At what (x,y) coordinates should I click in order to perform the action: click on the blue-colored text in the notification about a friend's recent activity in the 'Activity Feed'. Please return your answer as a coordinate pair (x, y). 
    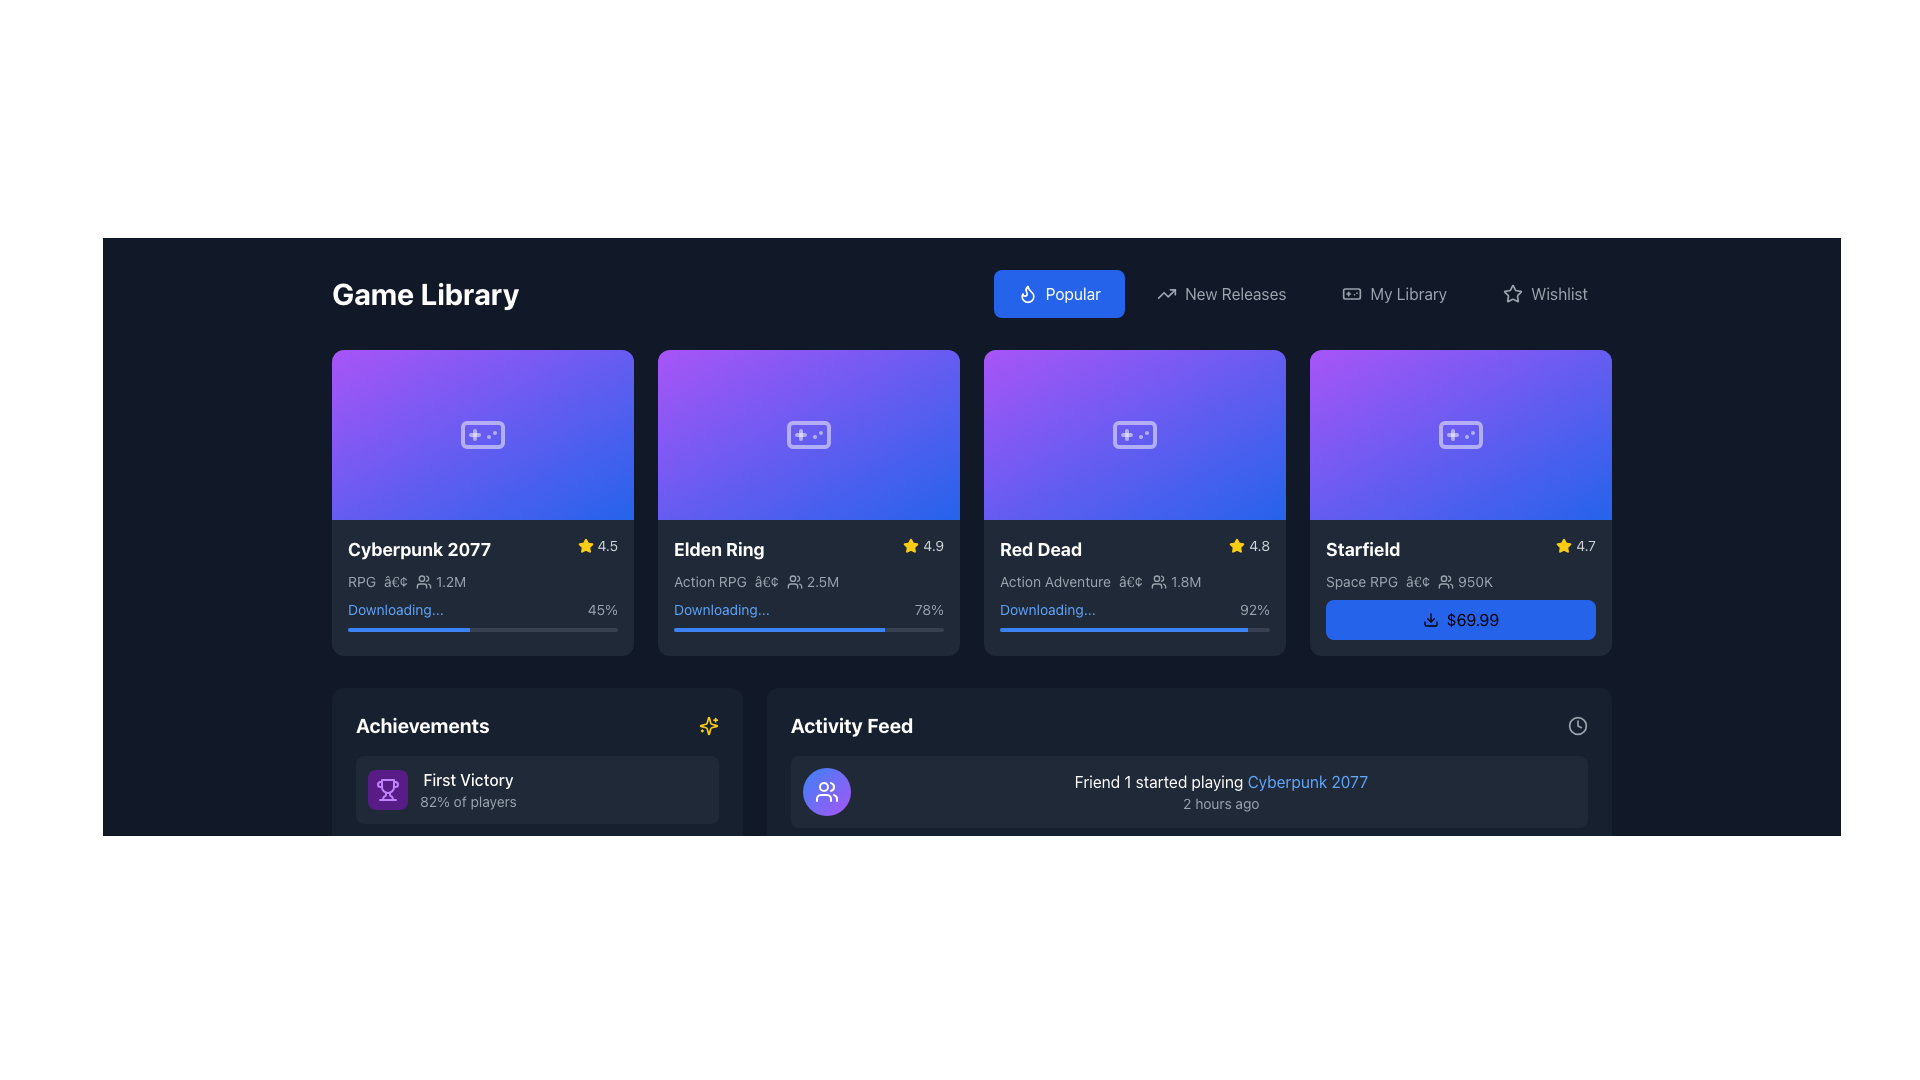
    Looking at the image, I should click on (1220, 790).